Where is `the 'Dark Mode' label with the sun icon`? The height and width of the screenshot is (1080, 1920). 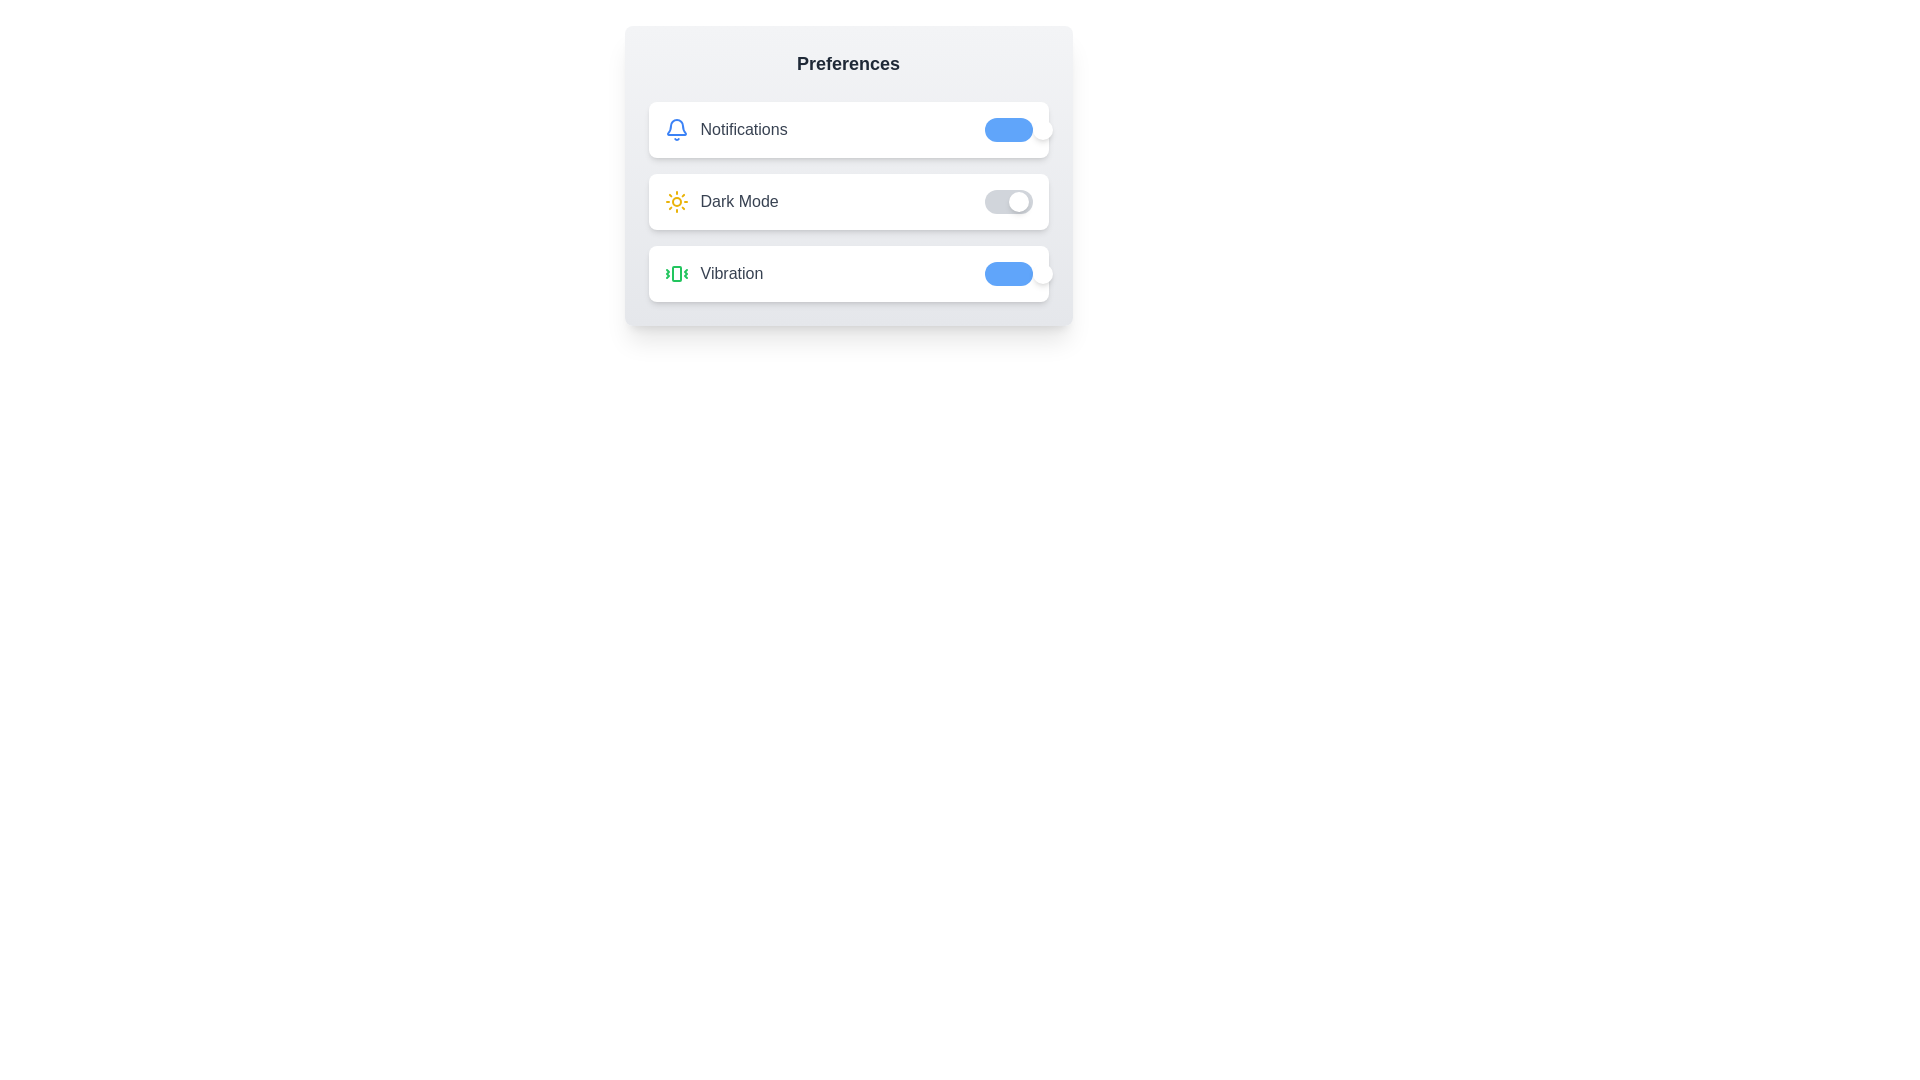 the 'Dark Mode' label with the sun icon is located at coordinates (720, 201).